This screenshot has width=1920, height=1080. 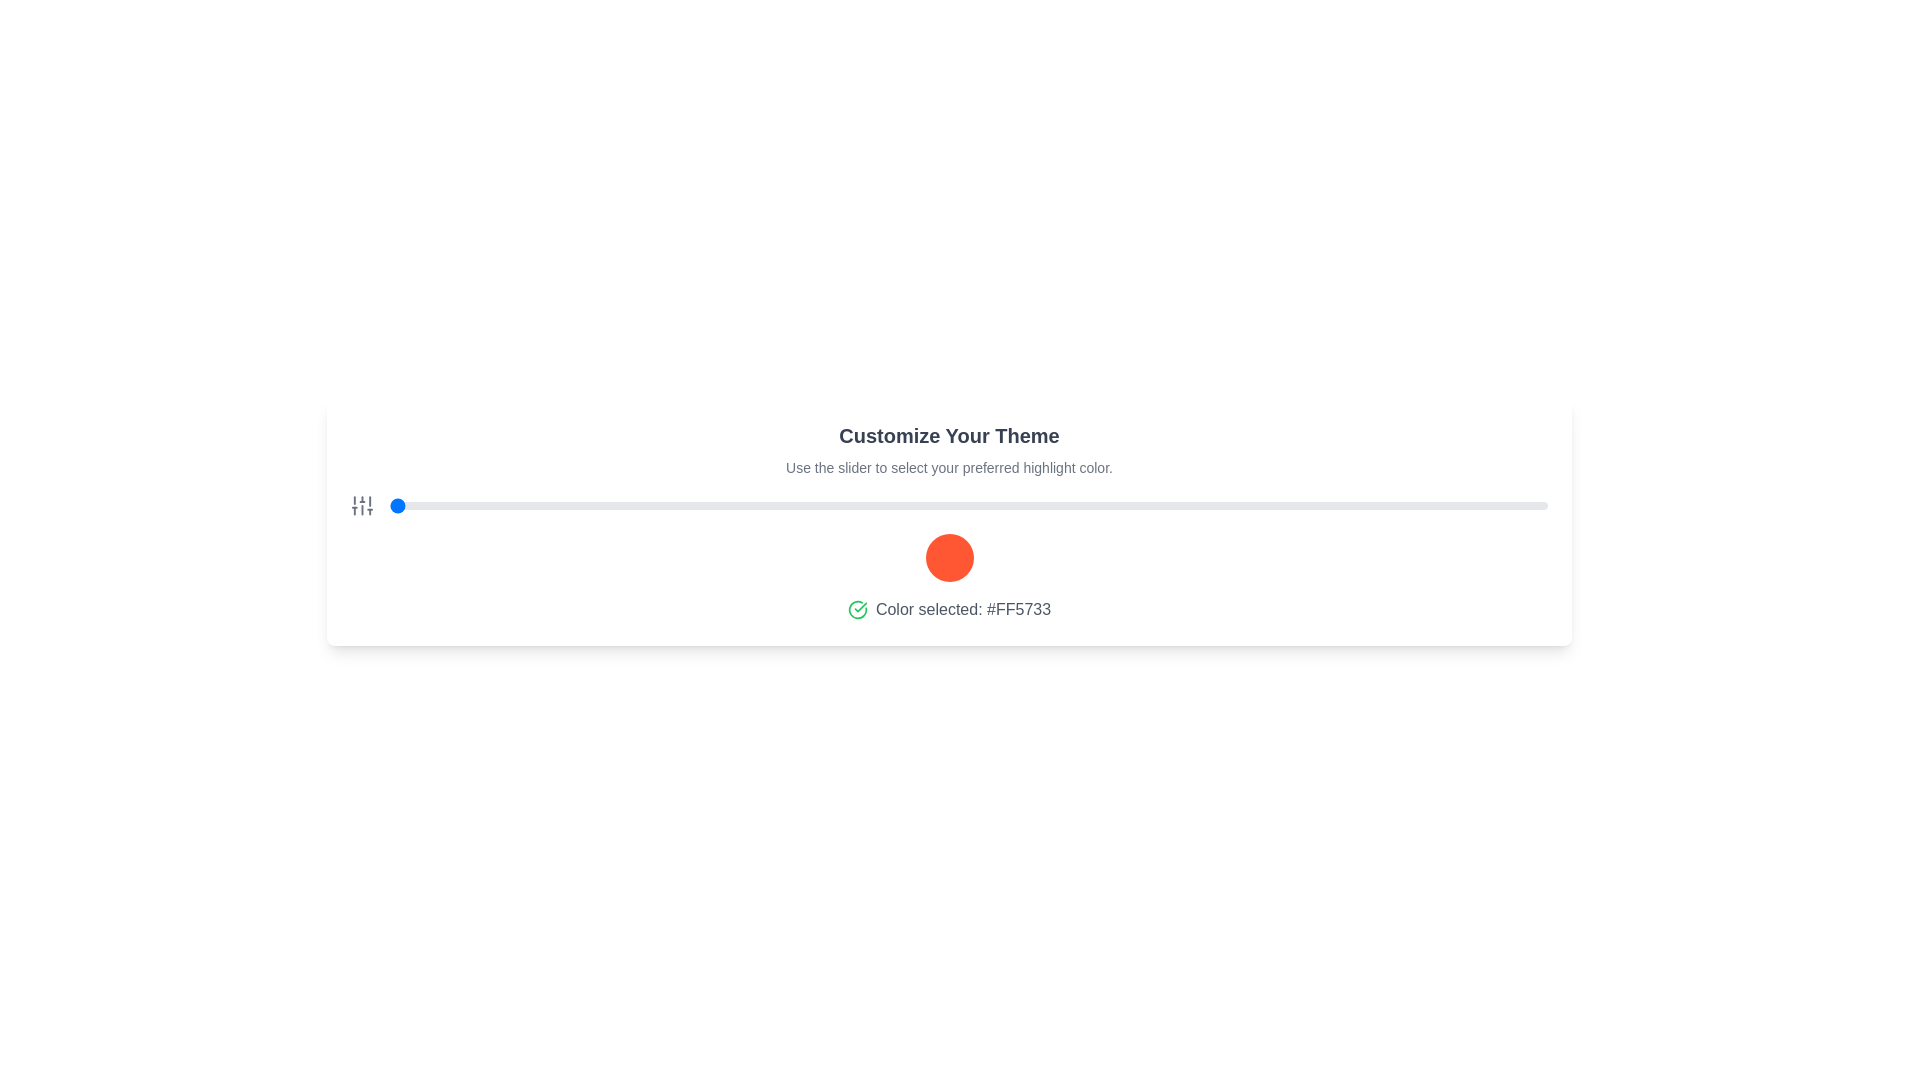 I want to click on the slider, so click(x=620, y=504).